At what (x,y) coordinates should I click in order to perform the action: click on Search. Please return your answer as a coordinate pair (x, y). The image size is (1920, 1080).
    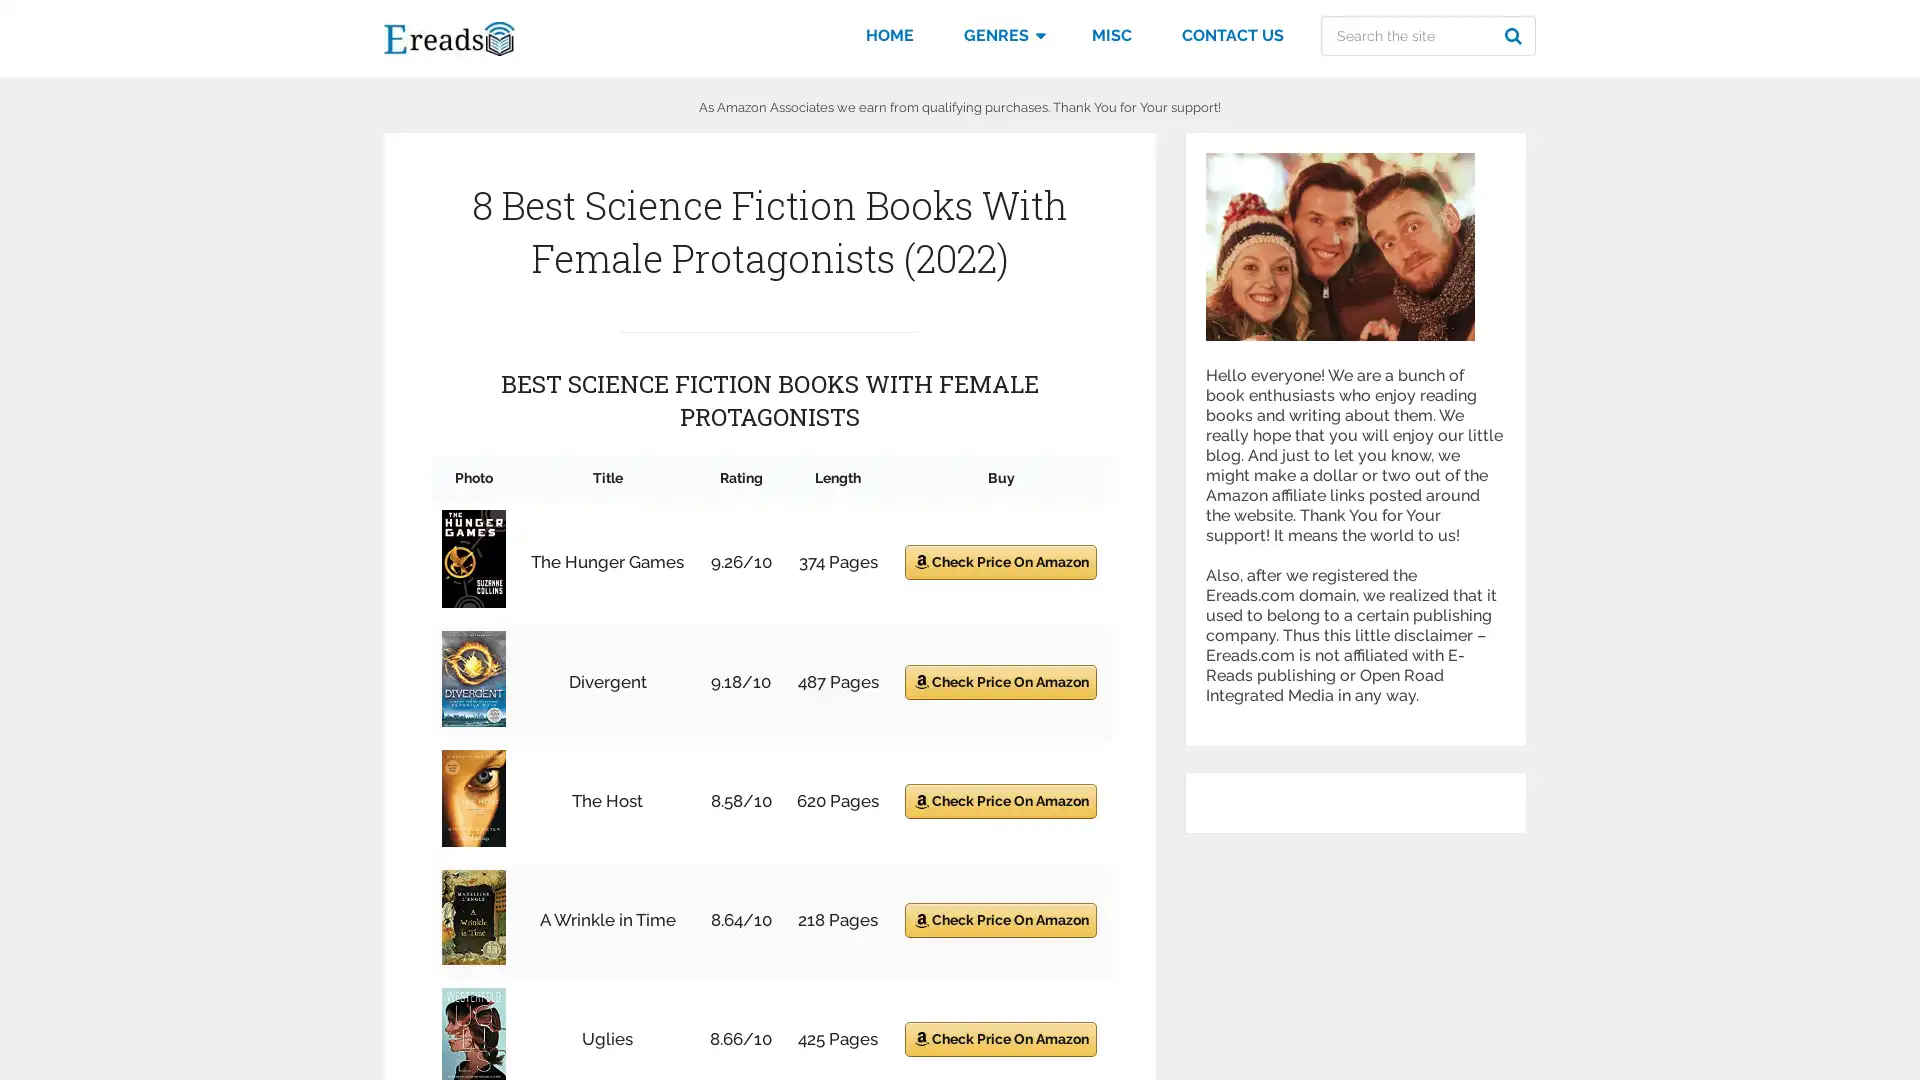
    Looking at the image, I should click on (1516, 35).